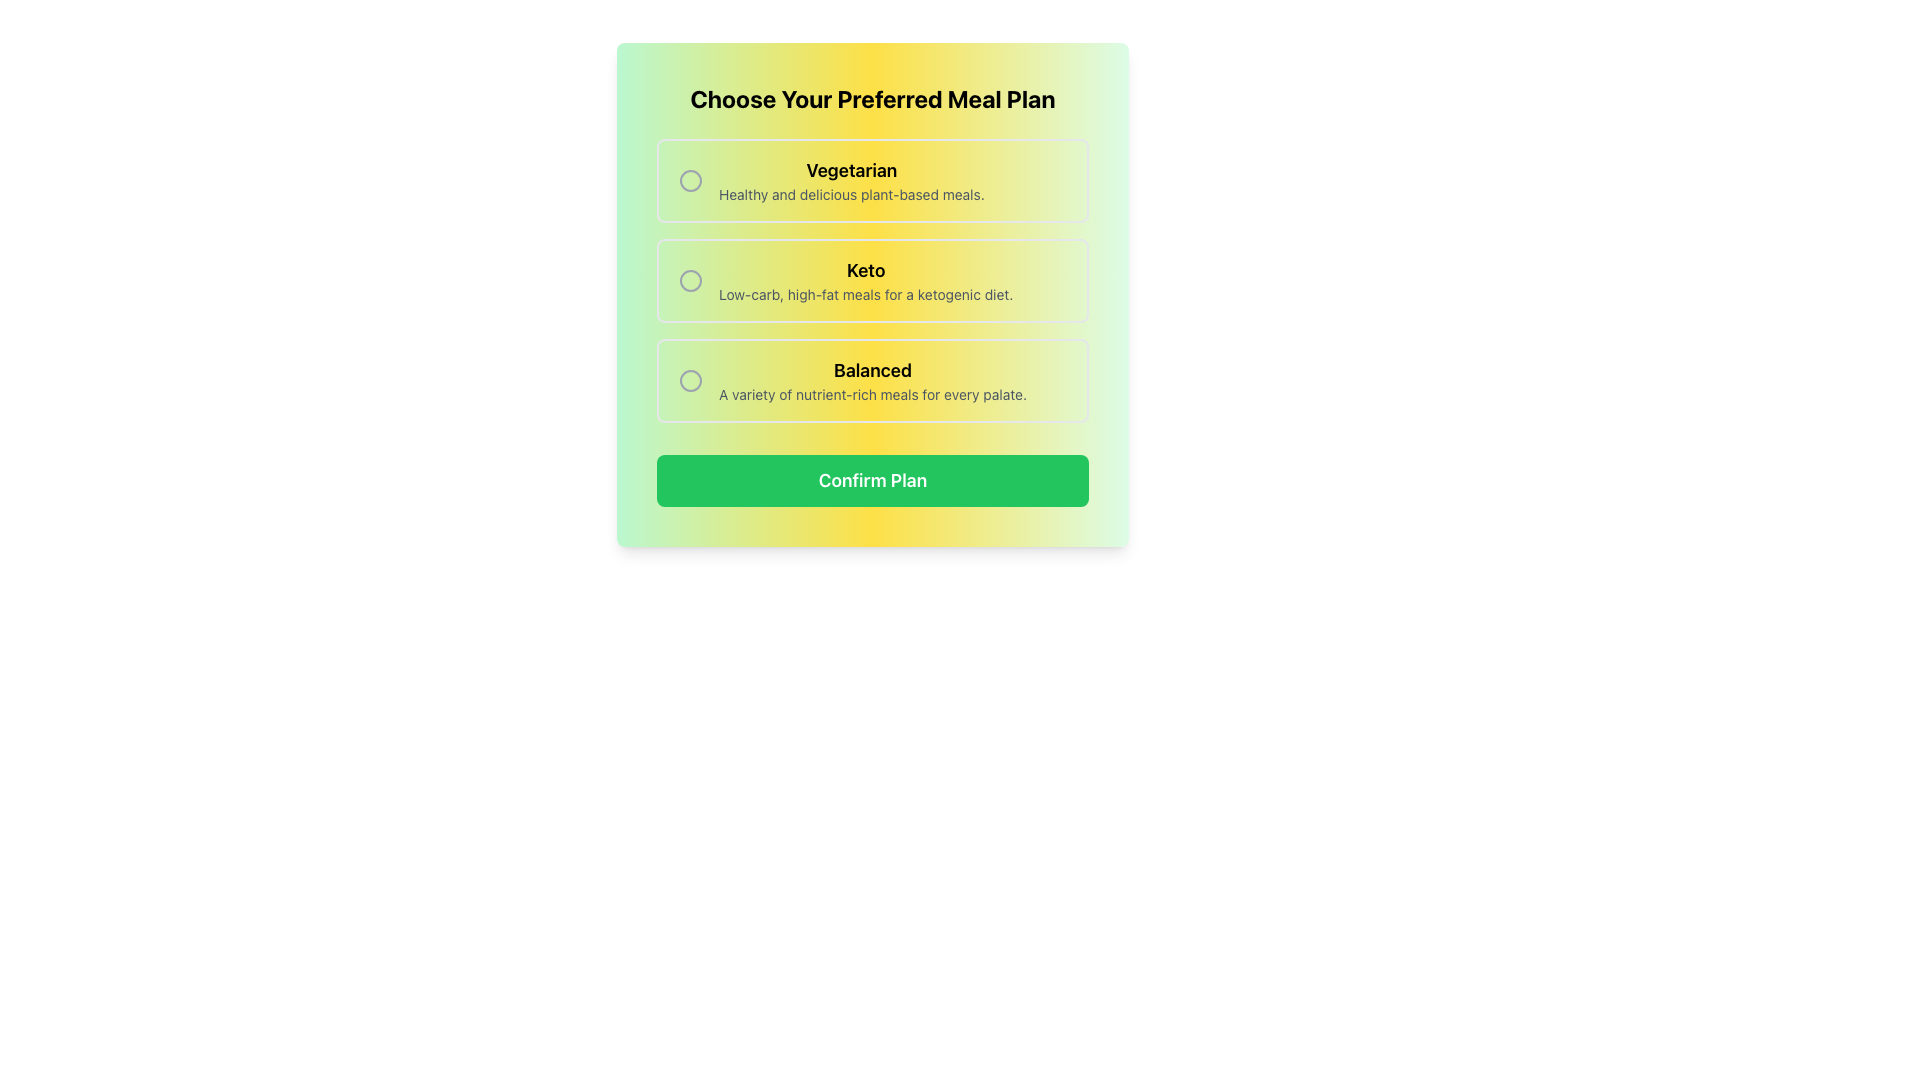  Describe the element at coordinates (873, 281) in the screenshot. I see `the second selectable list item for meal options located beneath the title 'Choose Your Preferred Meal Plan' and above the 'Confirm Plan' button` at that location.